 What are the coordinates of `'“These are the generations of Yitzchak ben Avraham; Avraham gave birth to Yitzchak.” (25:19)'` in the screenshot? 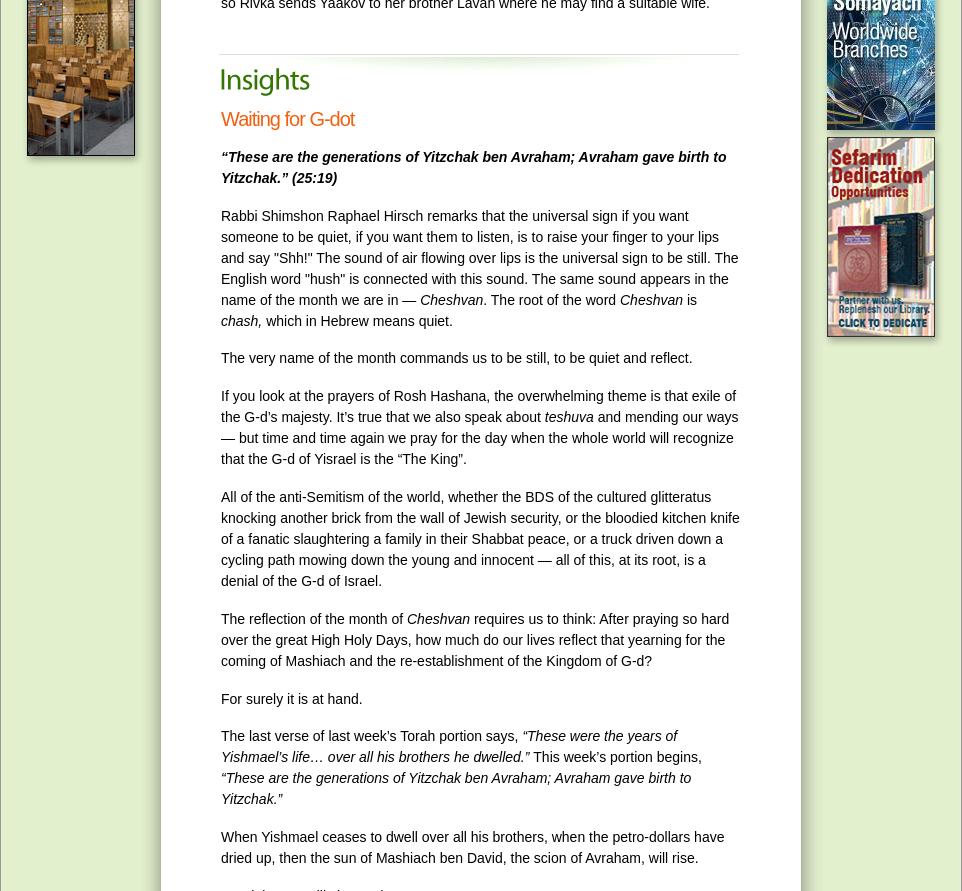 It's located at (473, 165).